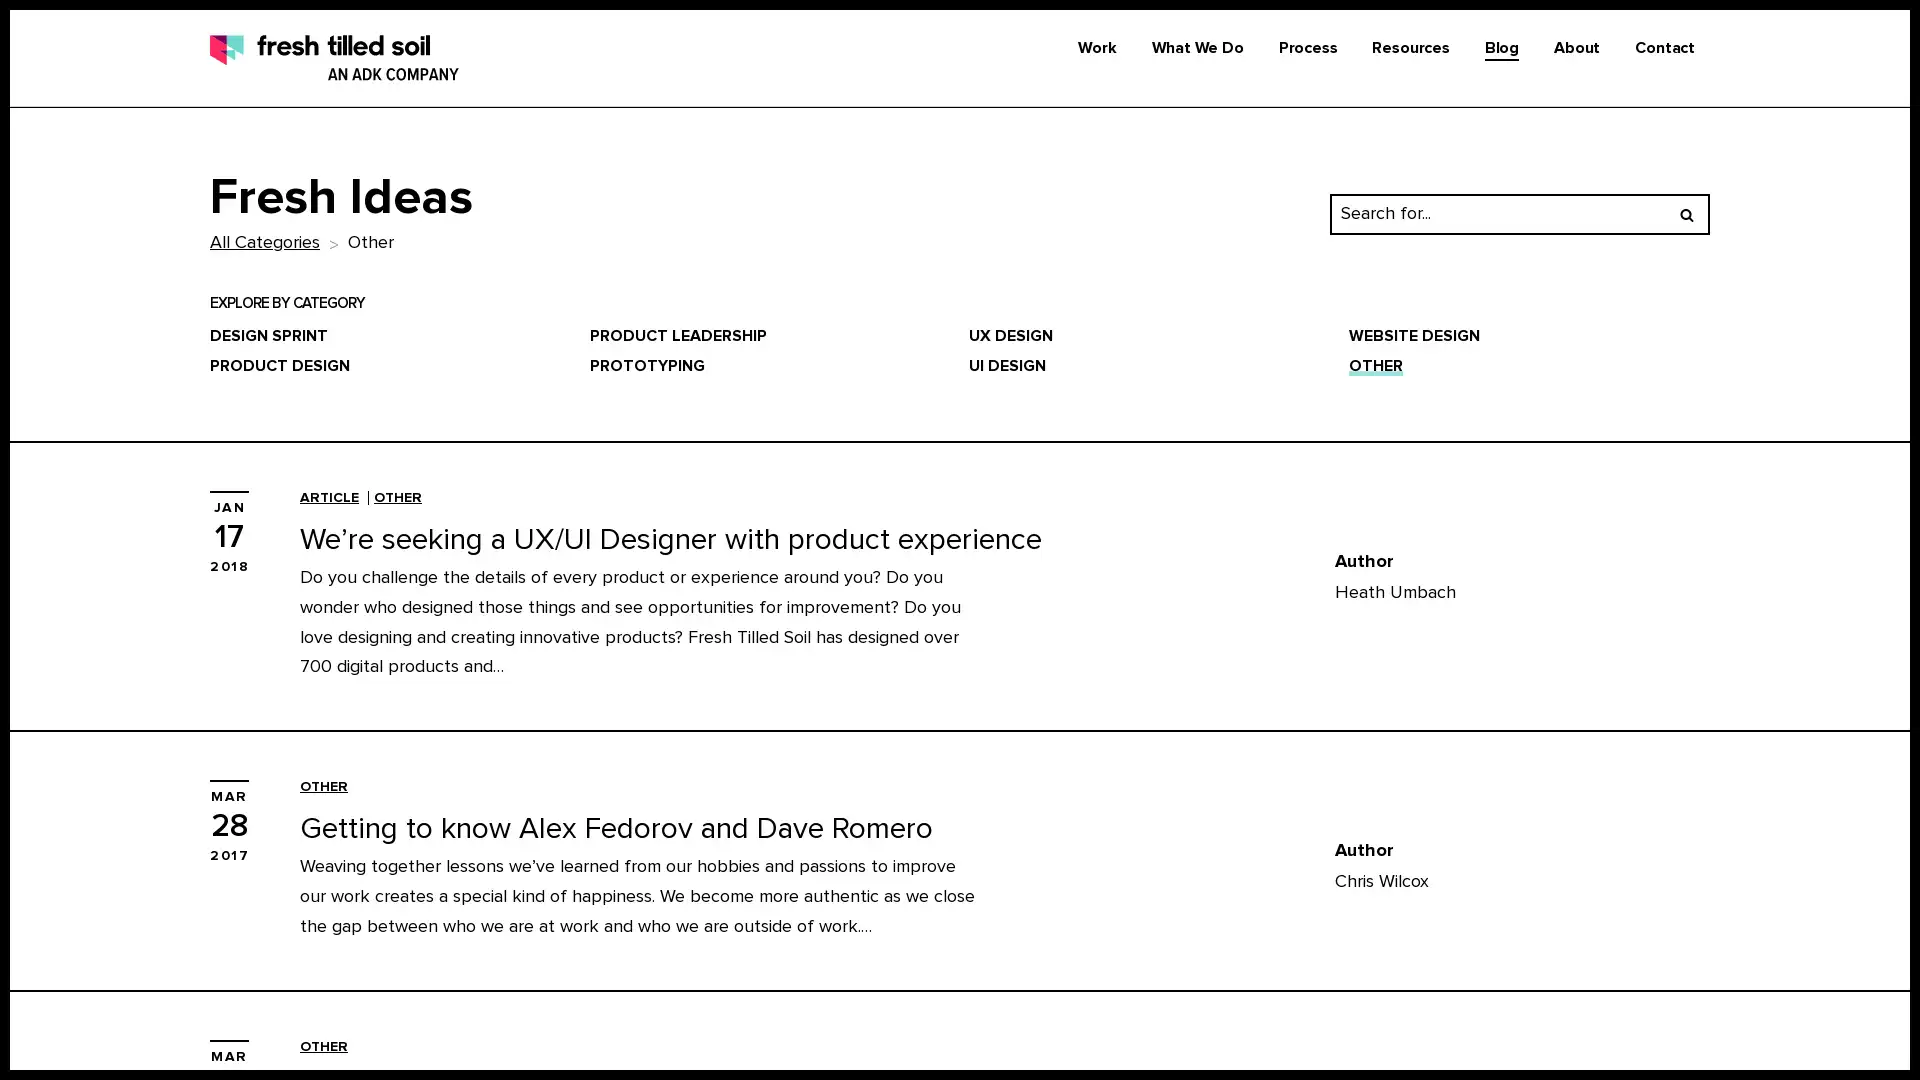  What do you see at coordinates (1685, 212) in the screenshot?
I see `SUBMIT SEARCH` at bounding box center [1685, 212].